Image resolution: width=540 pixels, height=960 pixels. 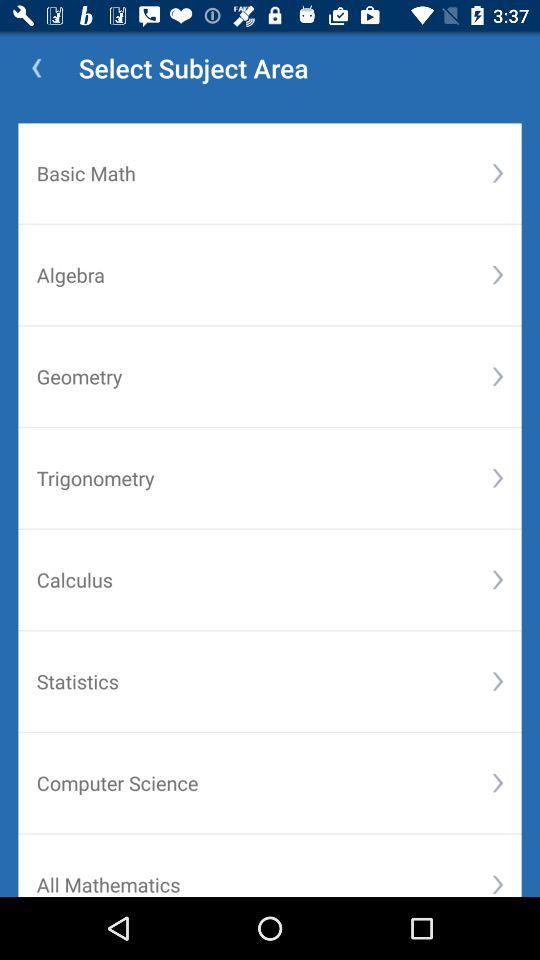 I want to click on item below statistics, so click(x=496, y=783).